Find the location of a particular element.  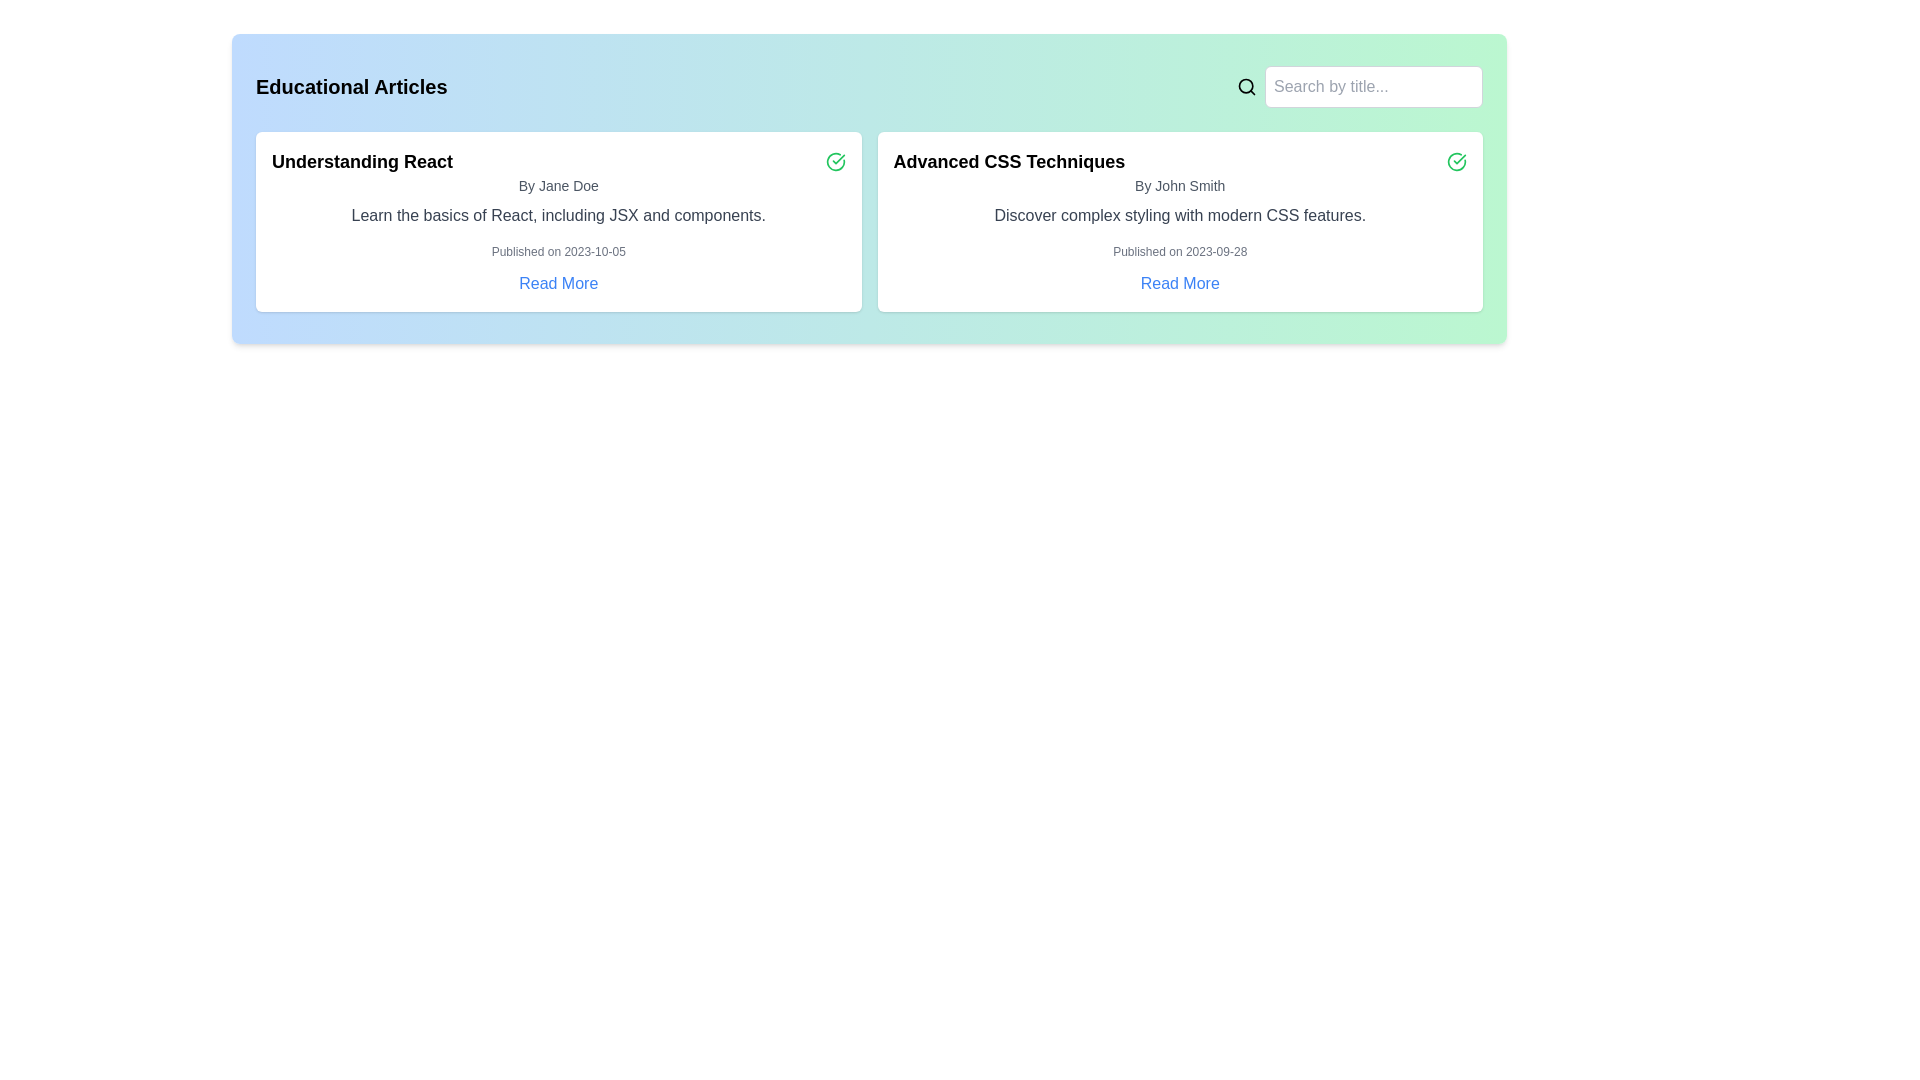

text content of the header labeled 'Educational Articles' located on the left side above the article cards is located at coordinates (351, 86).